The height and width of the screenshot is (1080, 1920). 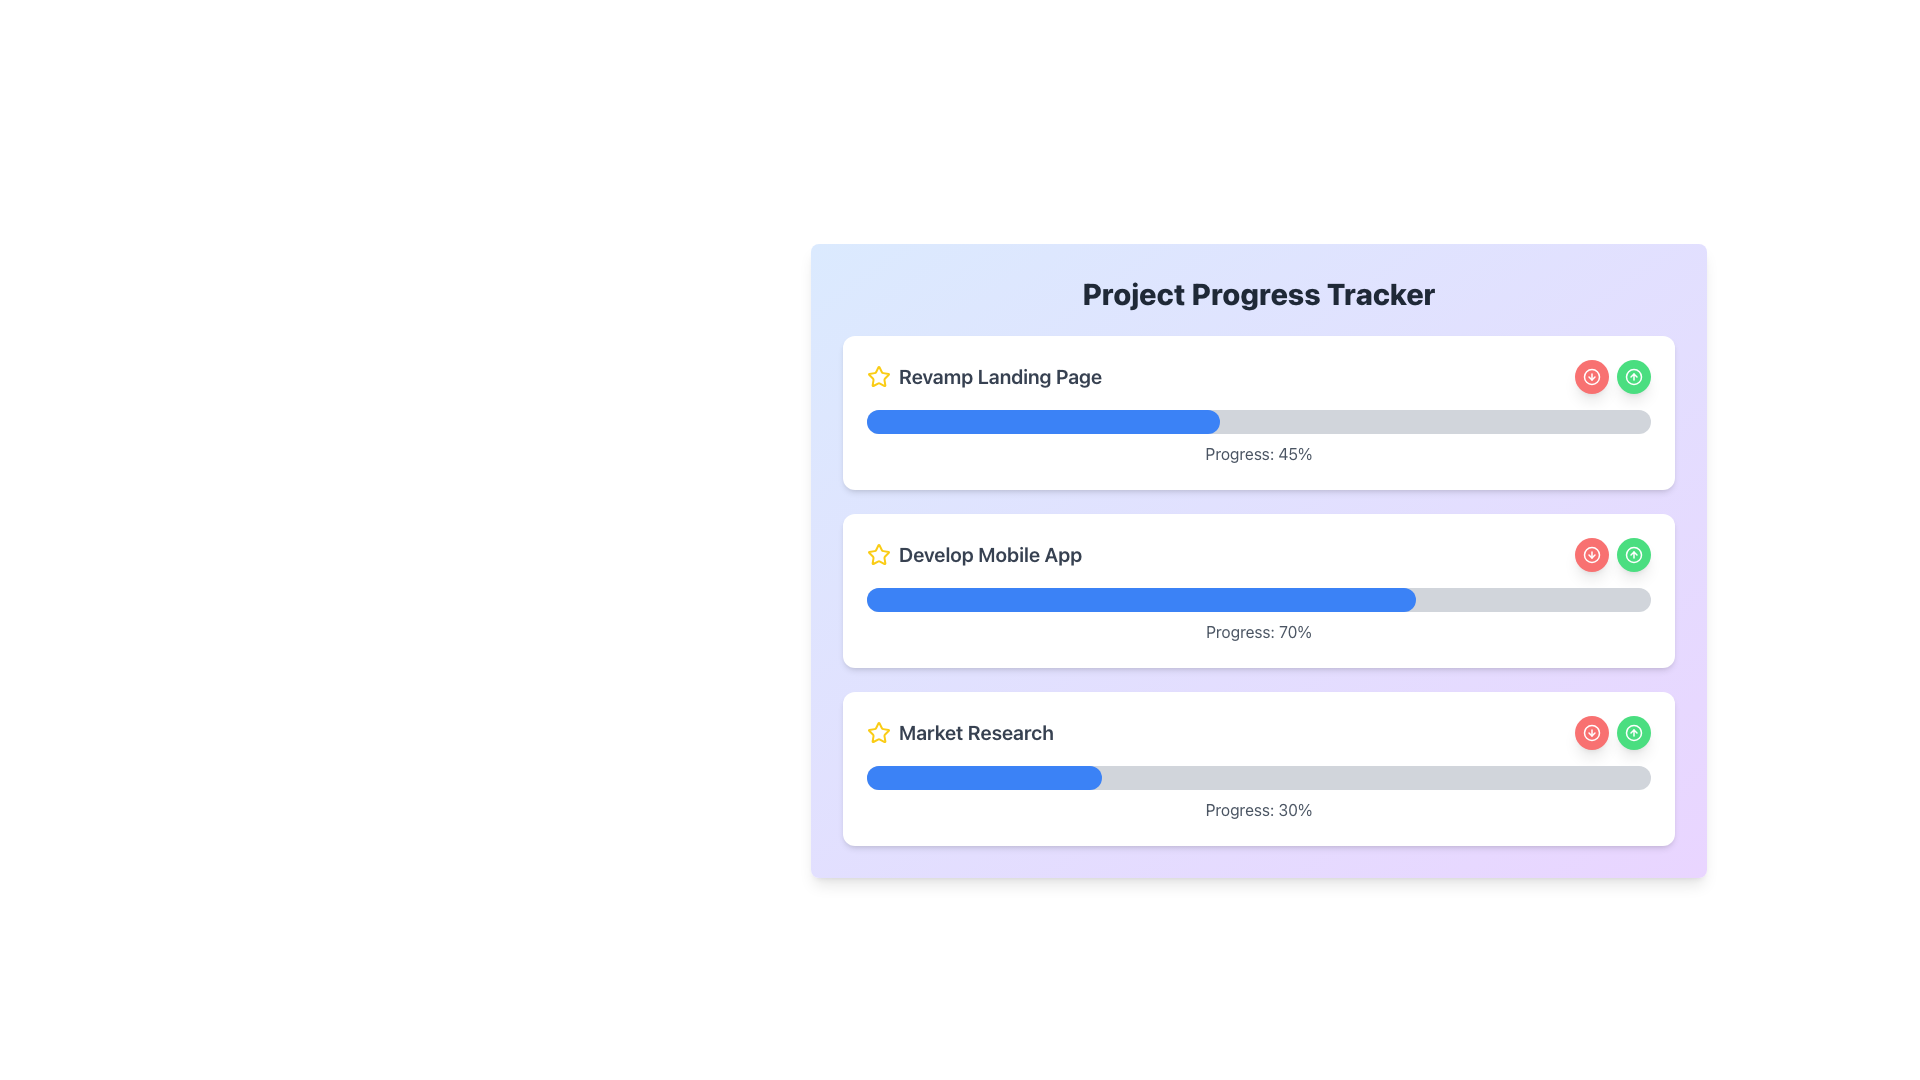 I want to click on the composite element consisting of two buttons for the 'Develop Mobile App' task in the 'Project Progress Tracker' interface, so click(x=1612, y=555).